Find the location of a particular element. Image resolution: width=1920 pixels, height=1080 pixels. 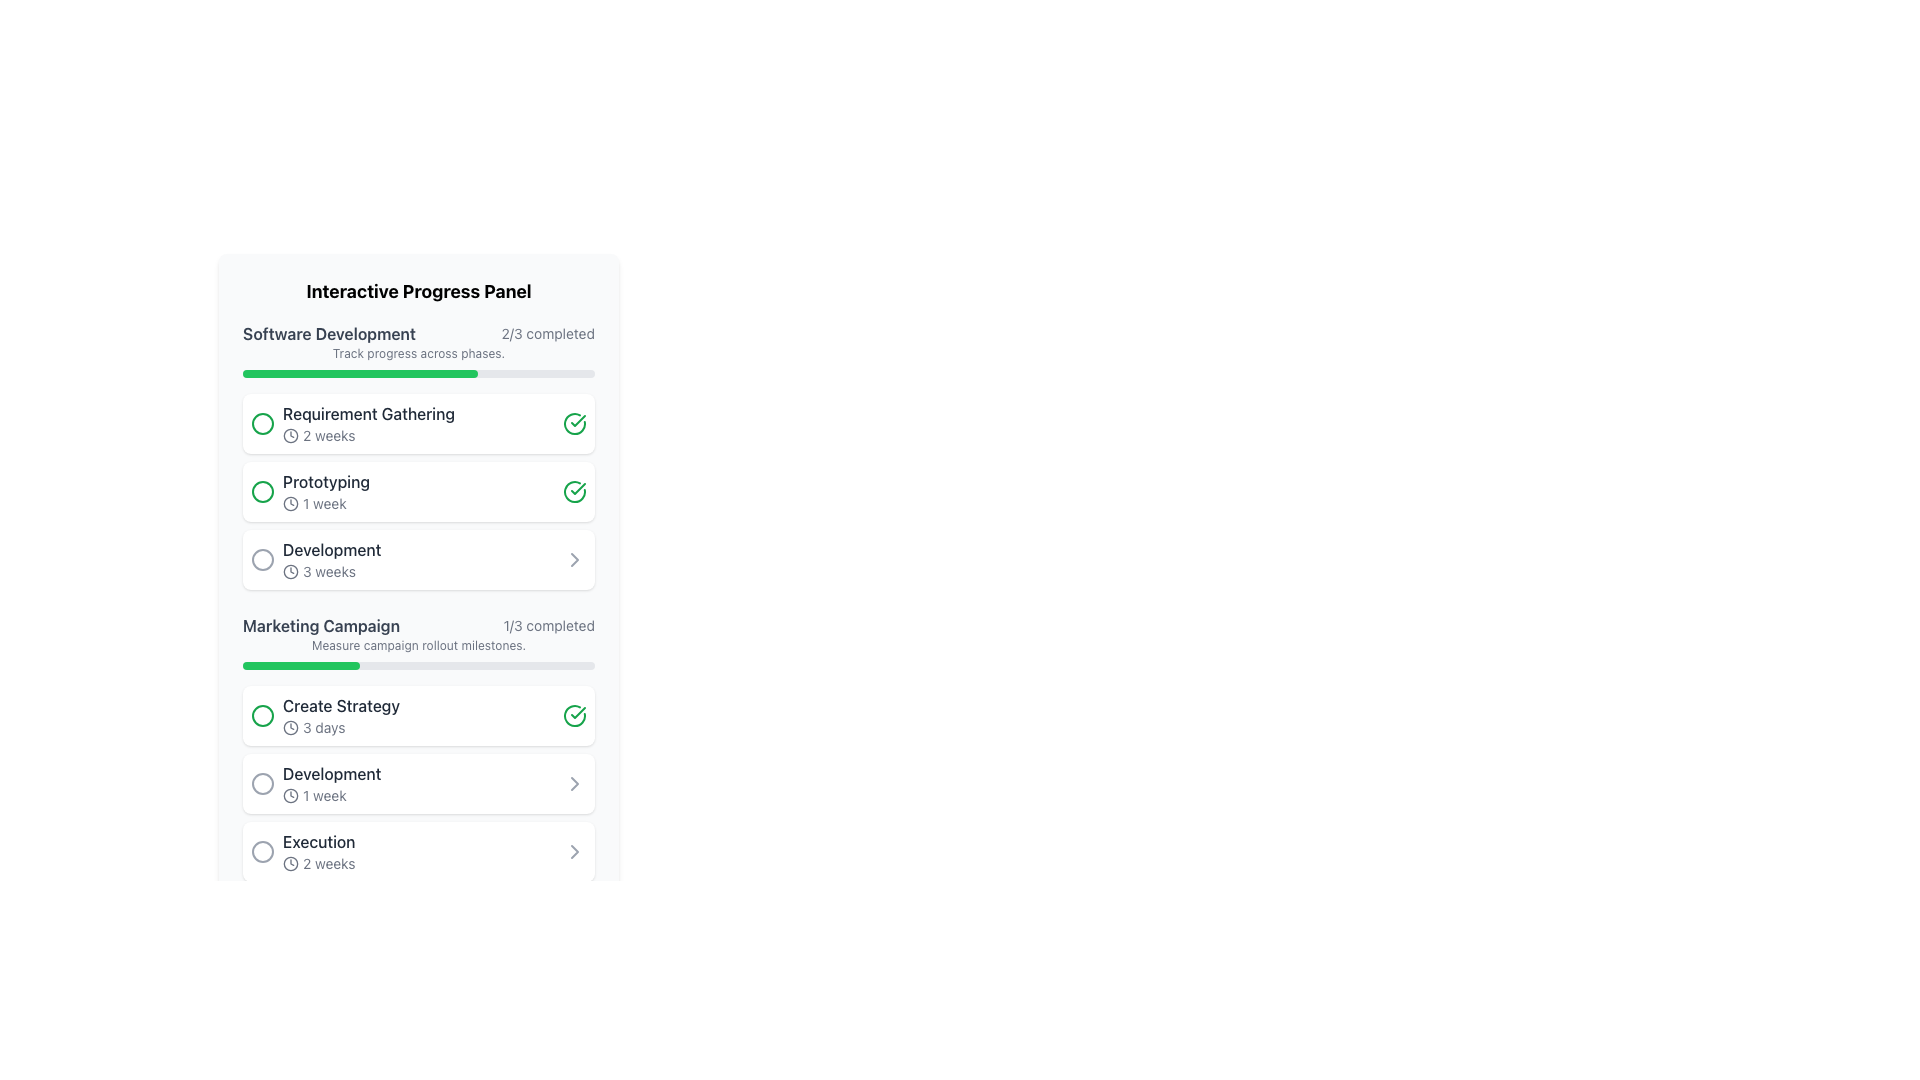

the circular icon with a green outline and a green checkmark indicating the completion status of the 'Requirement Gathering' task in the 'Software Development' section is located at coordinates (574, 715).